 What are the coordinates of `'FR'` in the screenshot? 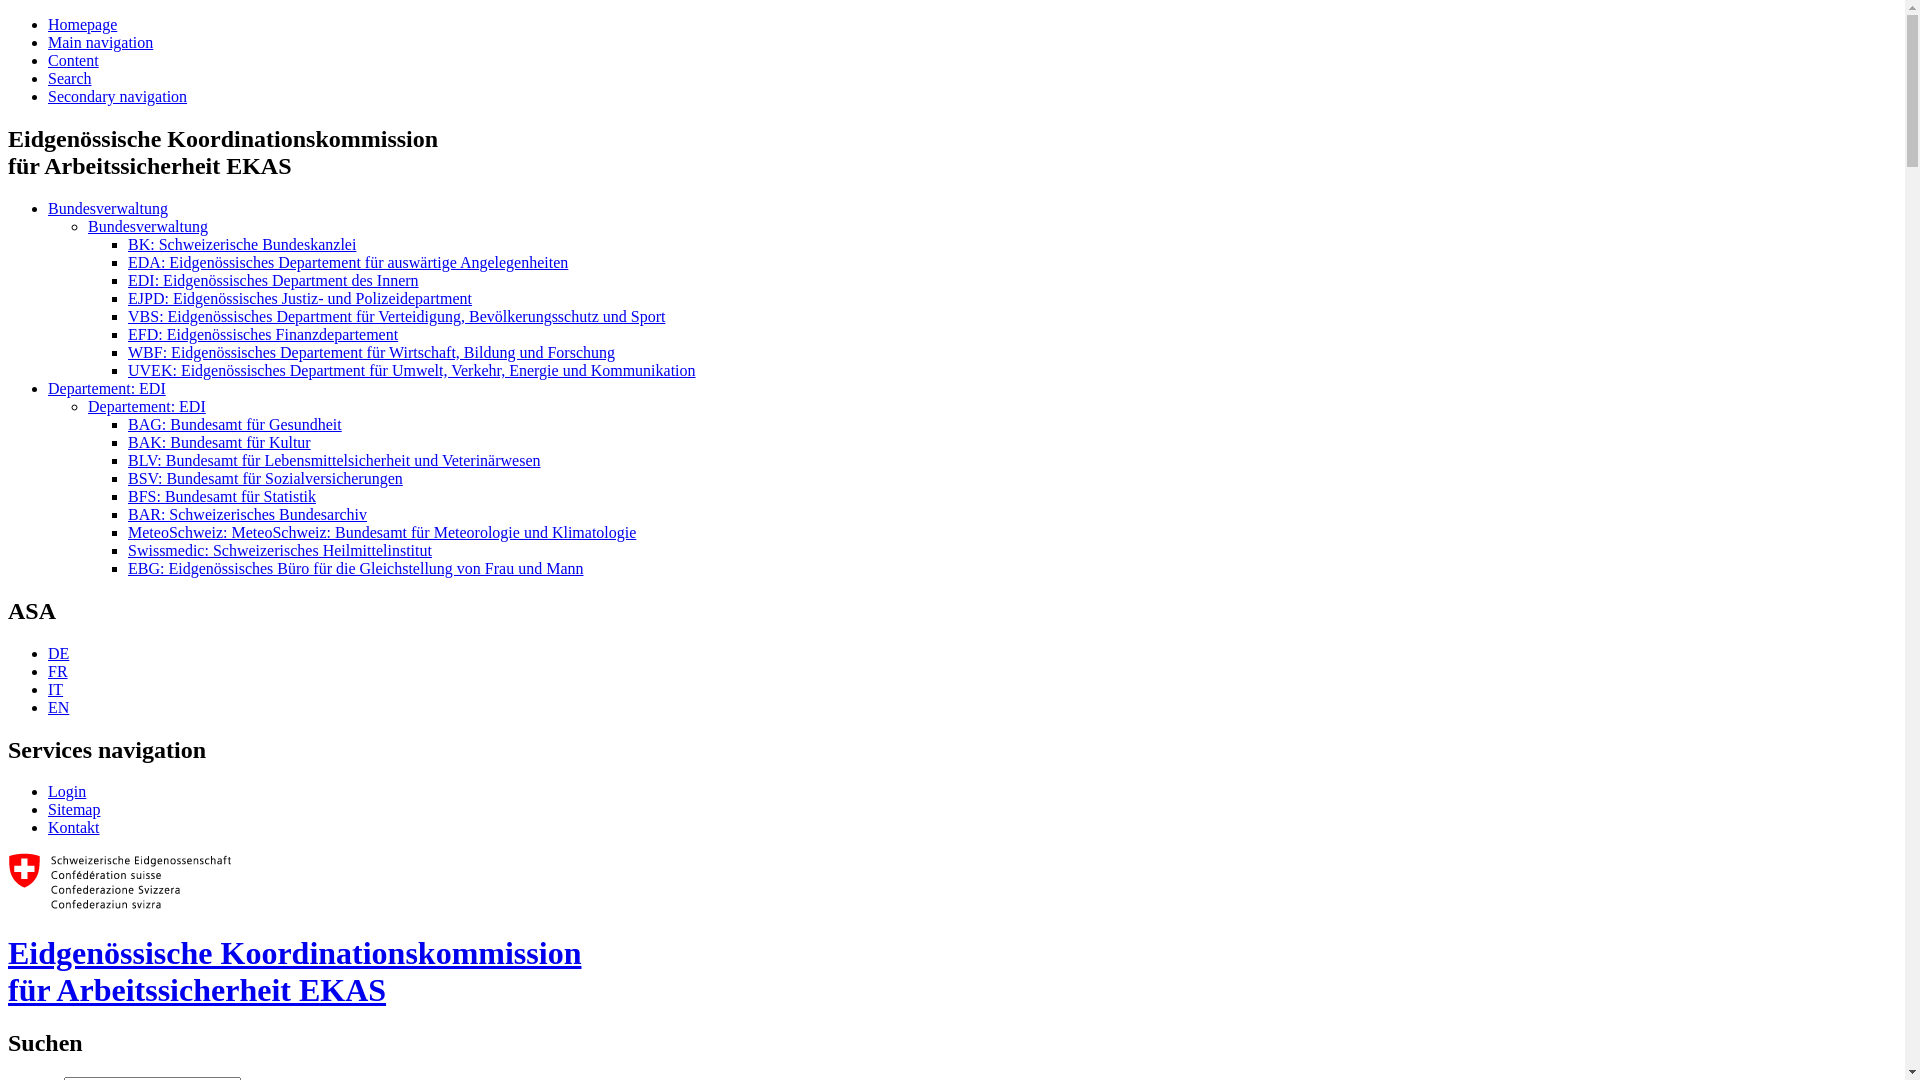 It's located at (57, 671).